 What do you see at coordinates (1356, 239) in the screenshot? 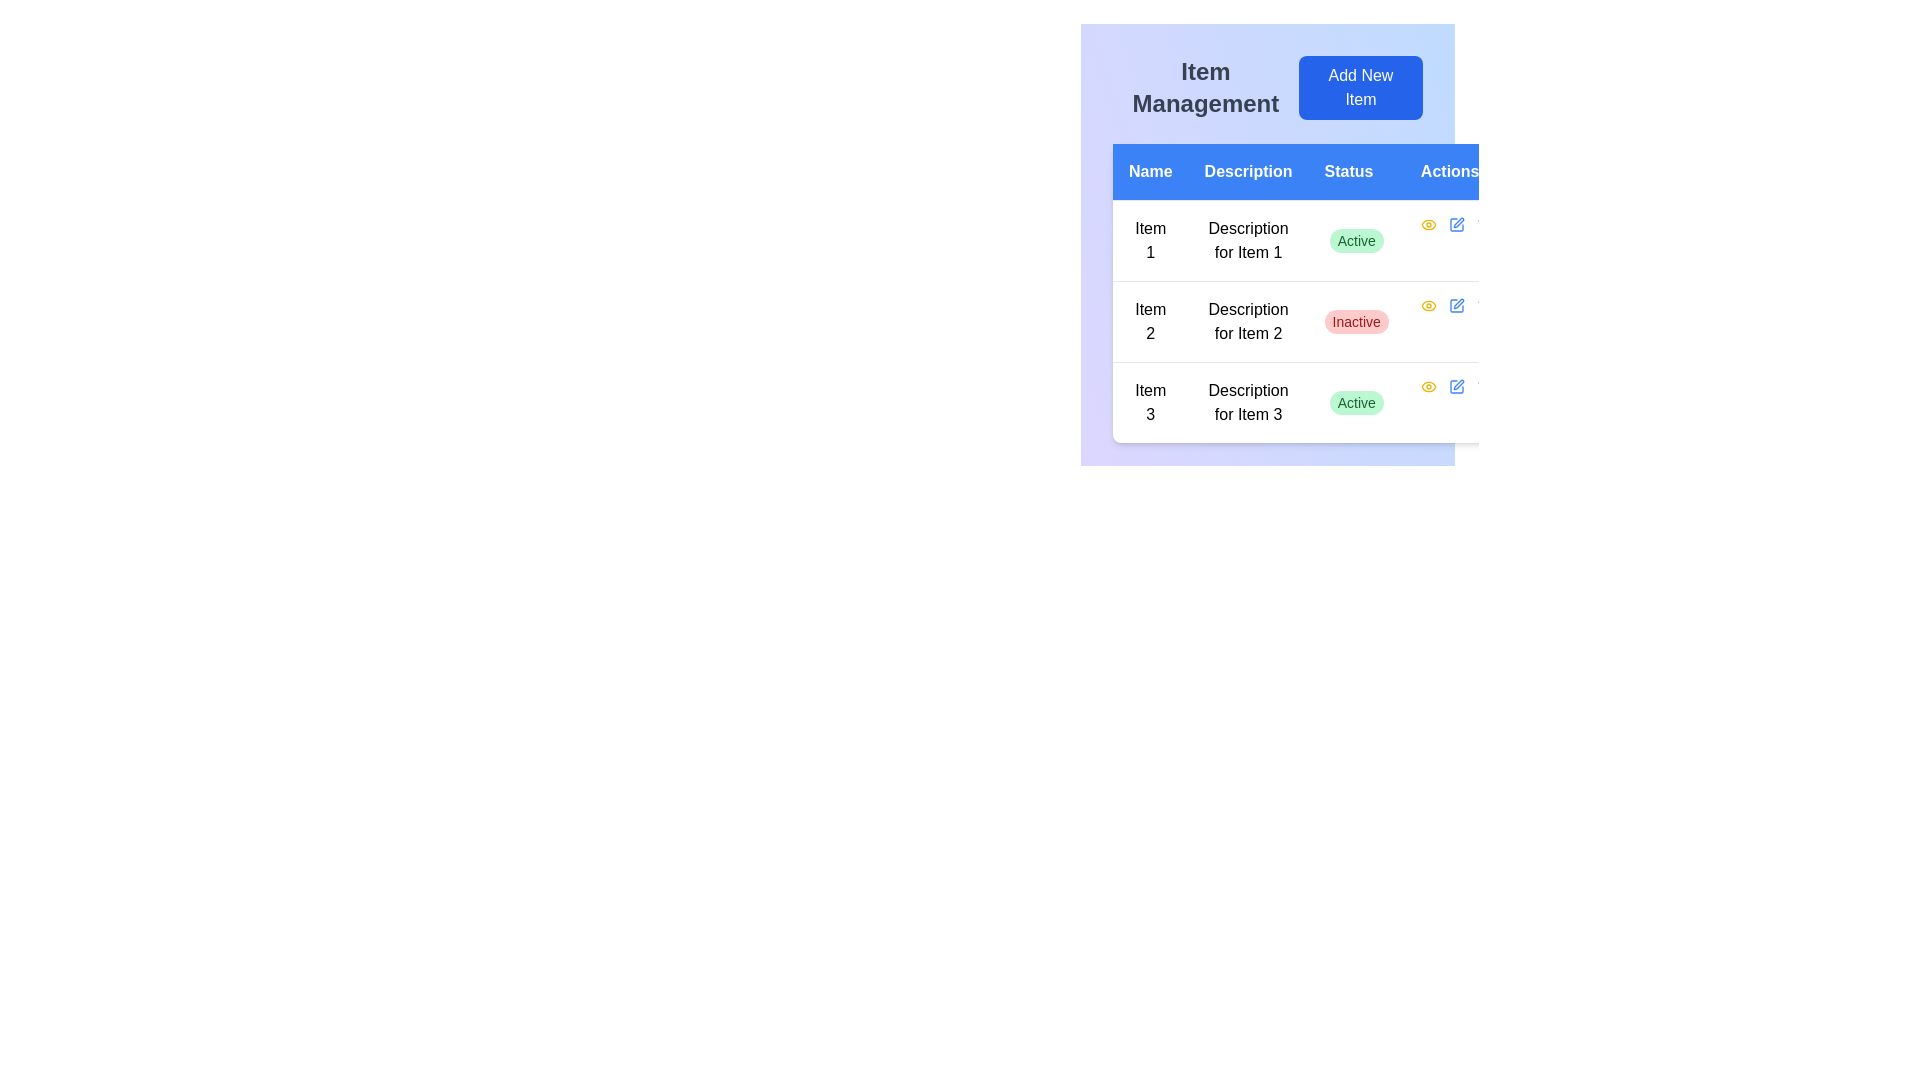
I see `the 'Active' status badge, which is a pill-shaped badge with a green background located in the third column of the first row under the 'Status' header` at bounding box center [1356, 239].